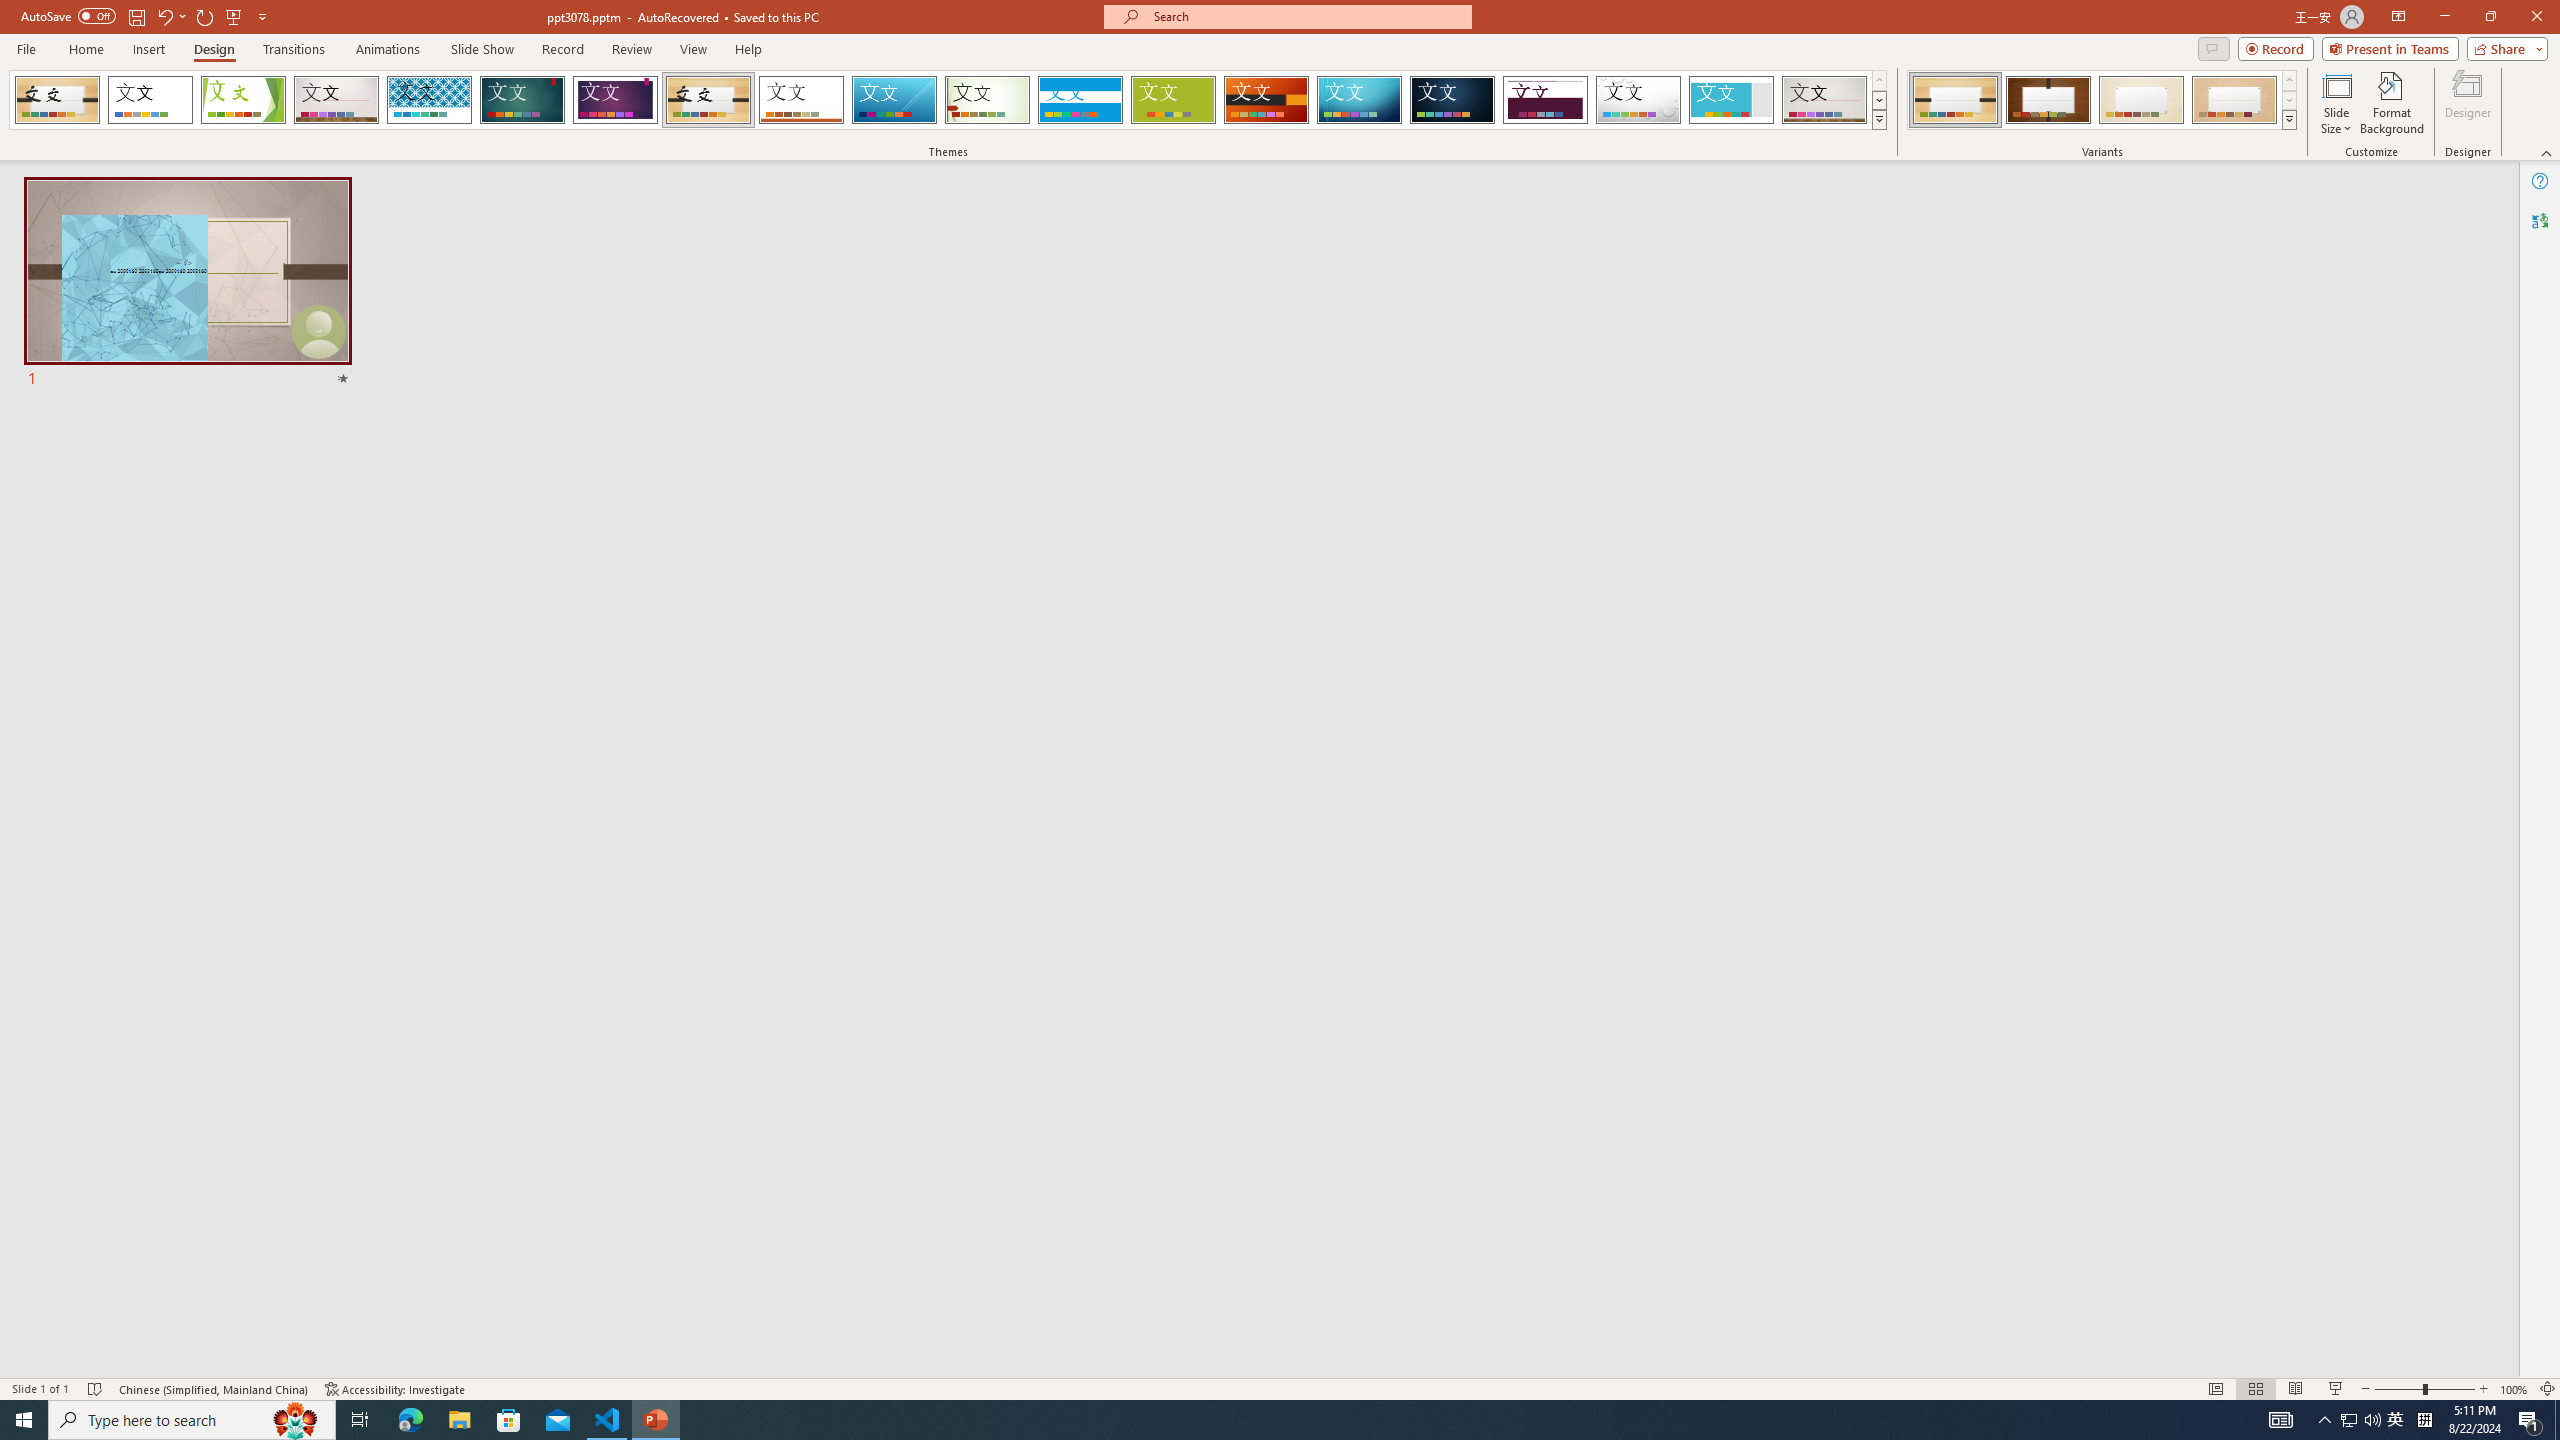 This screenshot has width=2560, height=1440. Describe the element at coordinates (1545, 99) in the screenshot. I see `'Dividend'` at that location.